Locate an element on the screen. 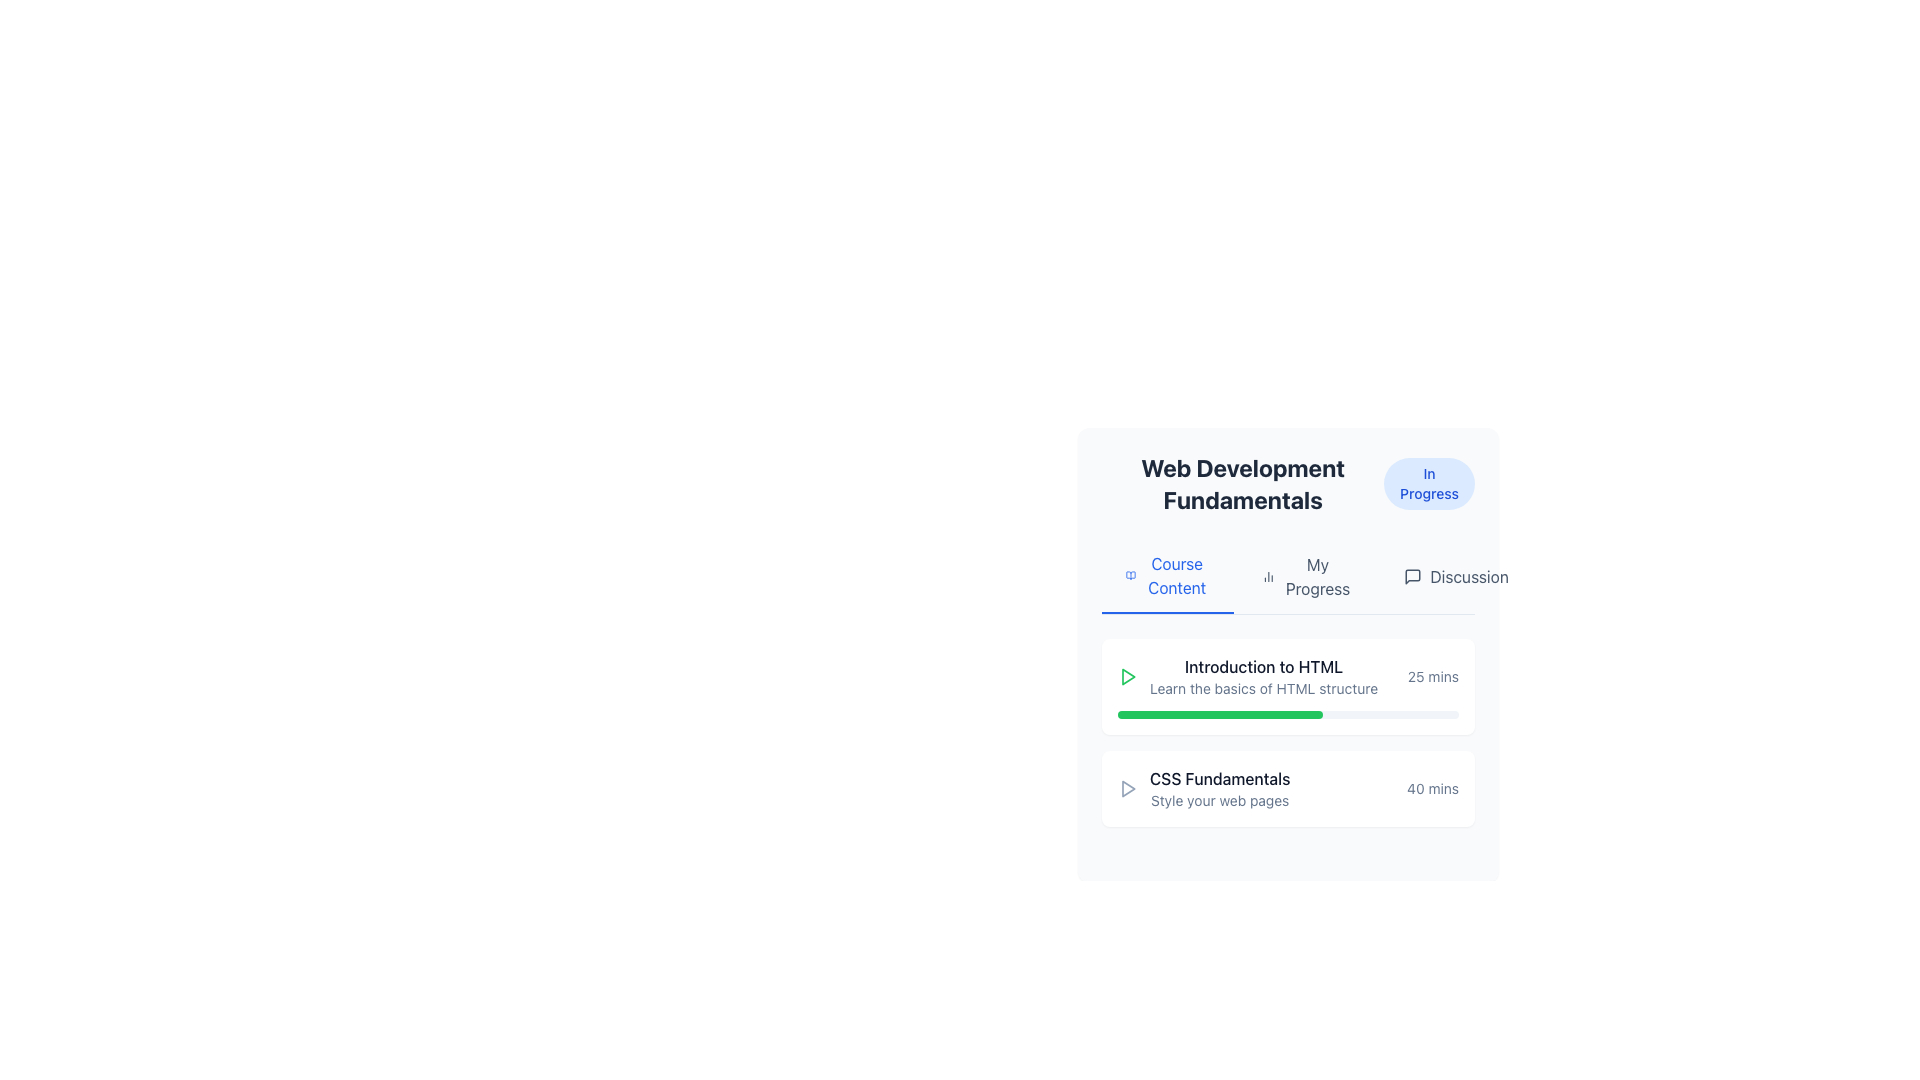 This screenshot has height=1080, width=1920. visual progress indicated by the progress bar component located beneath the 'Introduction to HTML' learning module in the 'Web Development Fundamentals' course section is located at coordinates (1219, 713).